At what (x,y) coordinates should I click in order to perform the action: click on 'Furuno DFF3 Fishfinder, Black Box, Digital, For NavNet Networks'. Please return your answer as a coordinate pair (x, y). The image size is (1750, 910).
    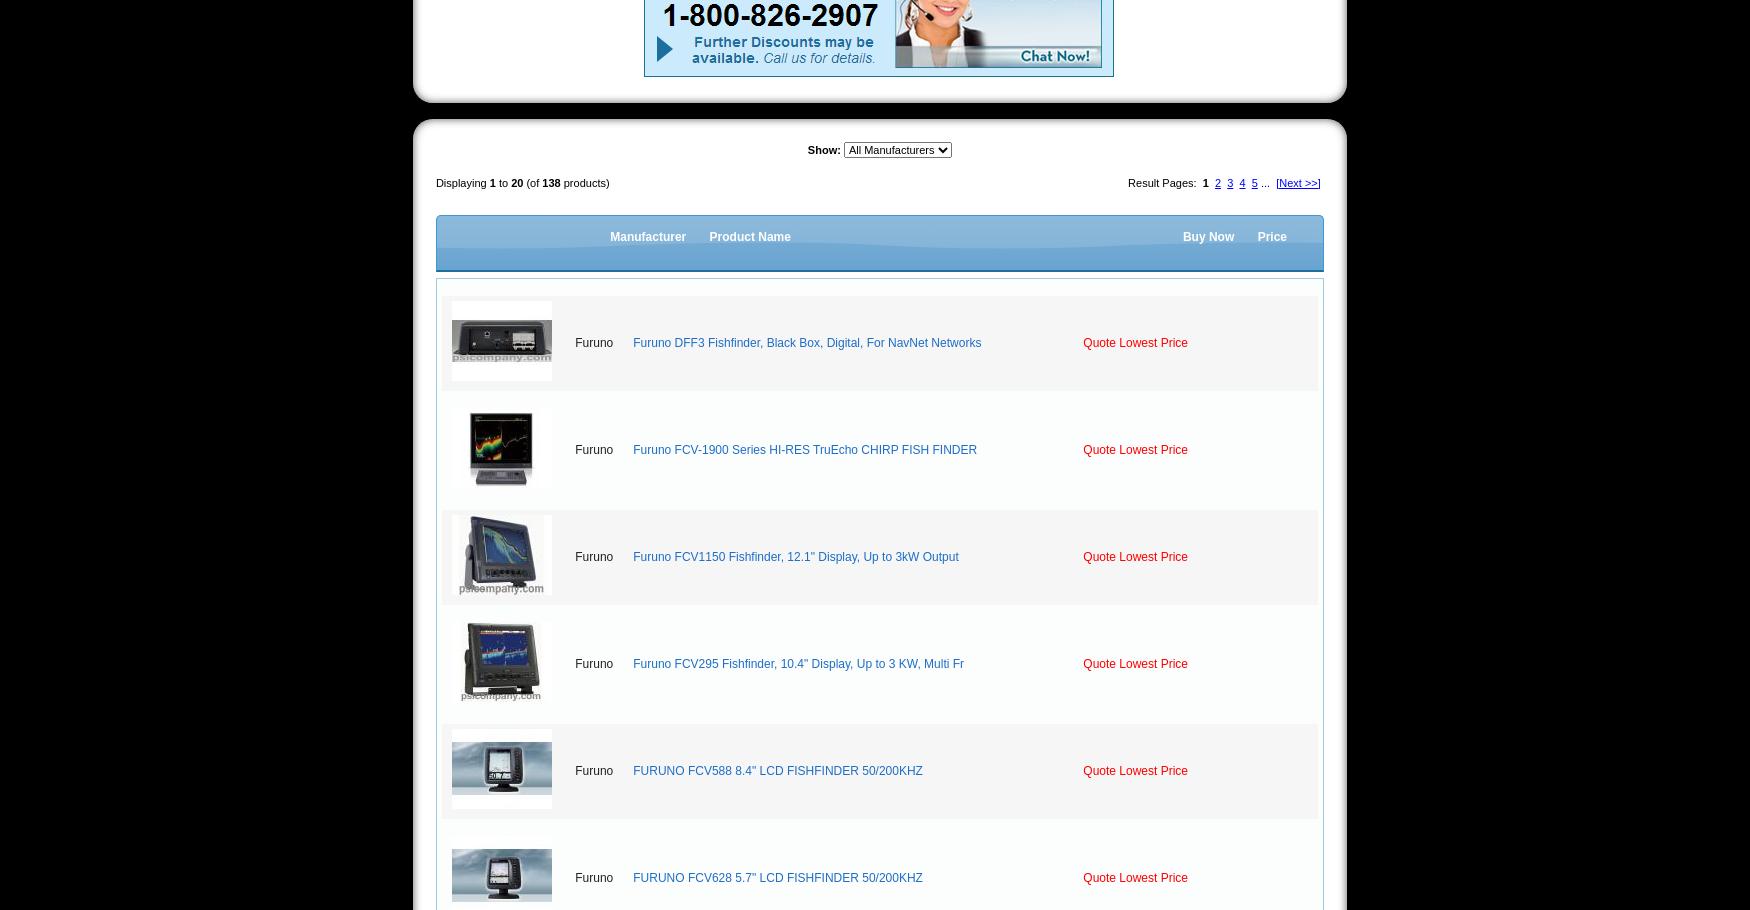
    Looking at the image, I should click on (805, 341).